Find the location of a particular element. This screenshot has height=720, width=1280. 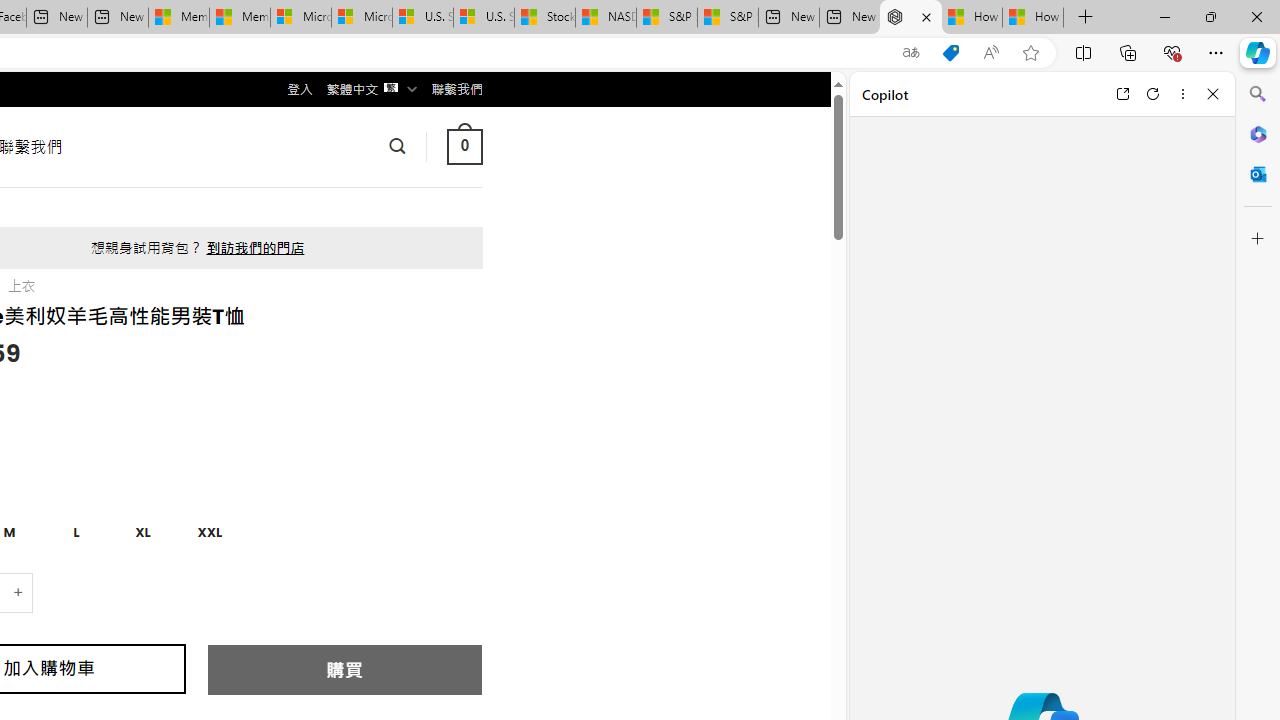

' 0 ' is located at coordinates (463, 145).